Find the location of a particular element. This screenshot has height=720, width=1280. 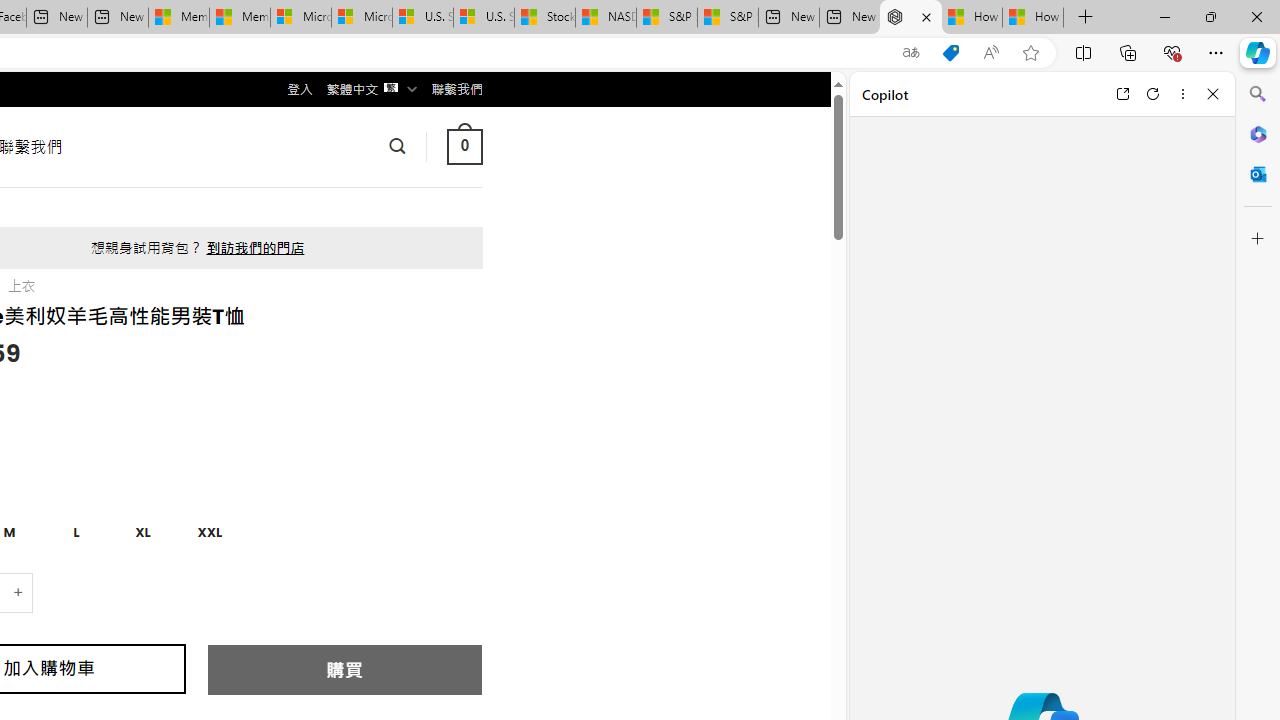

' 0 ' is located at coordinates (463, 145).